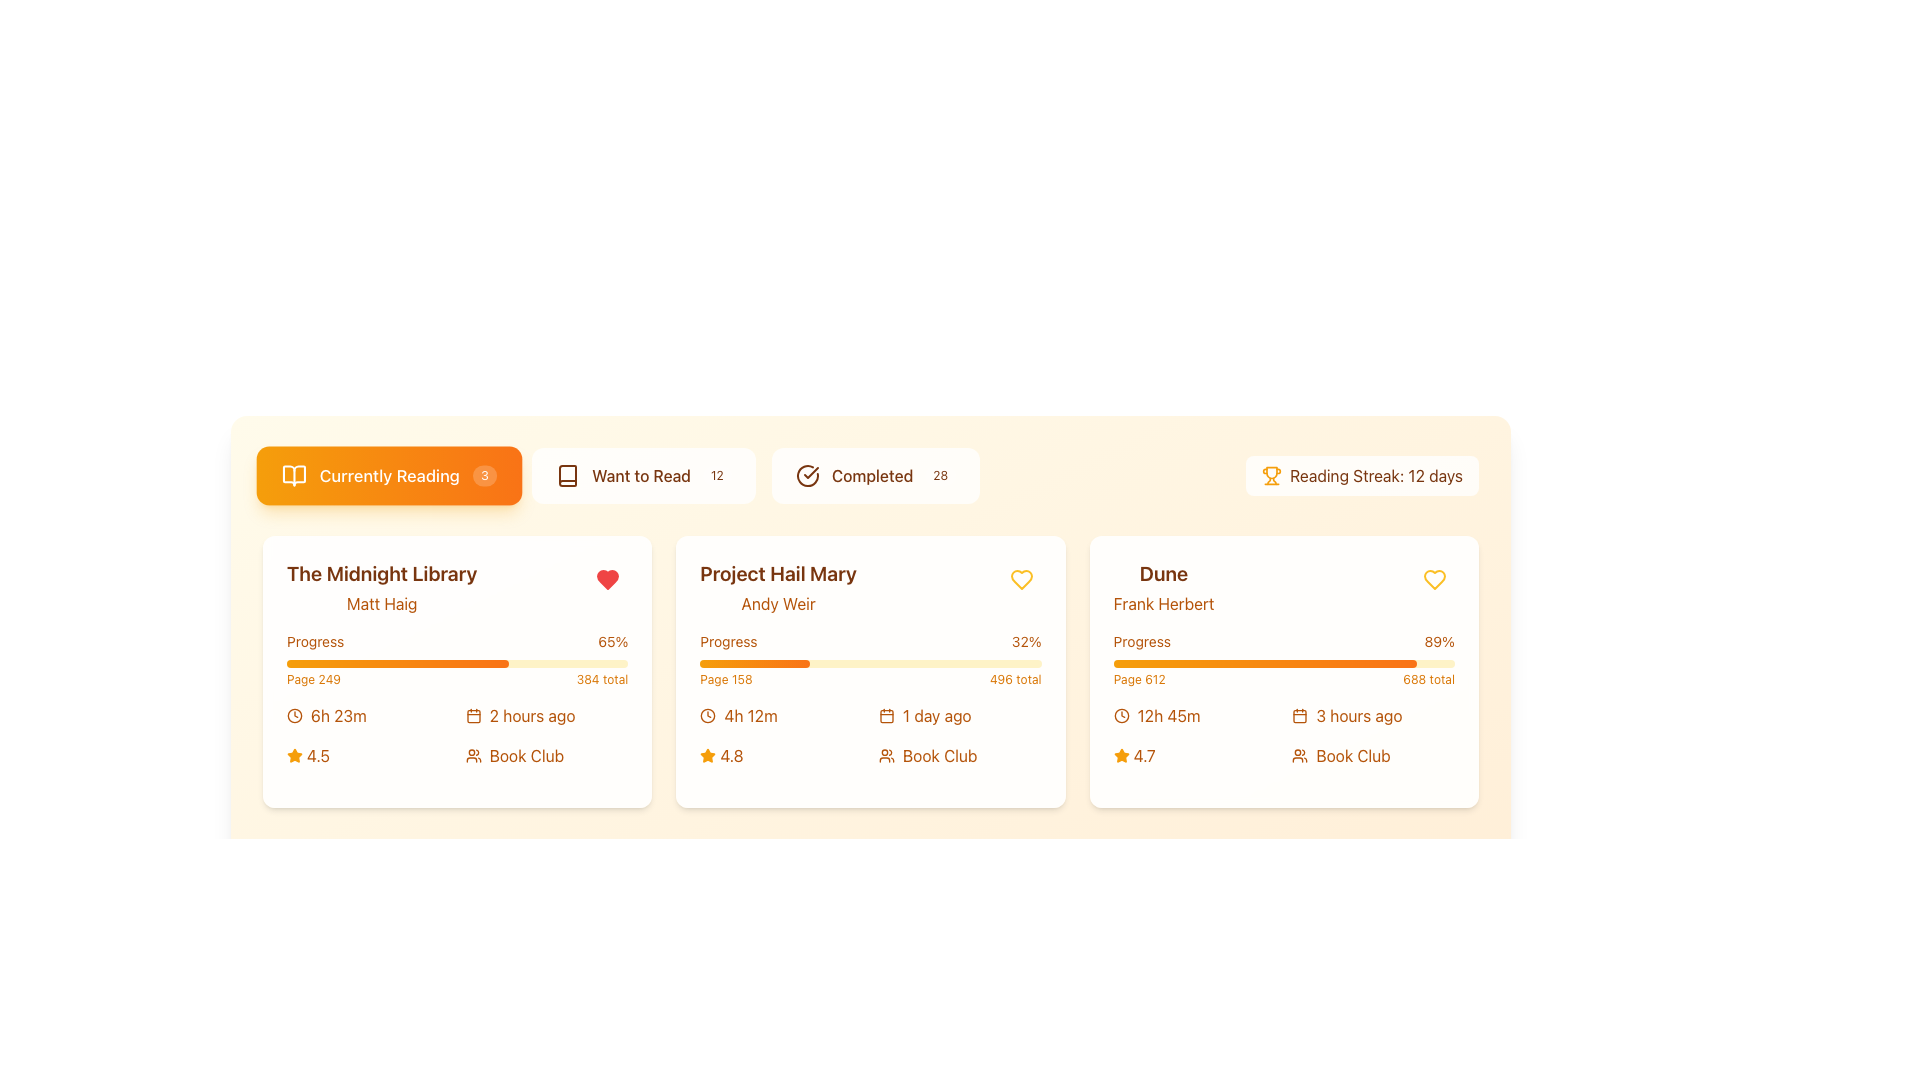  What do you see at coordinates (777, 603) in the screenshot?
I see `the static text element displaying the author's name of the book 'Project Hail Mary', which is located in the second card of the displayed row and is the second line of text underneath the book title` at bounding box center [777, 603].